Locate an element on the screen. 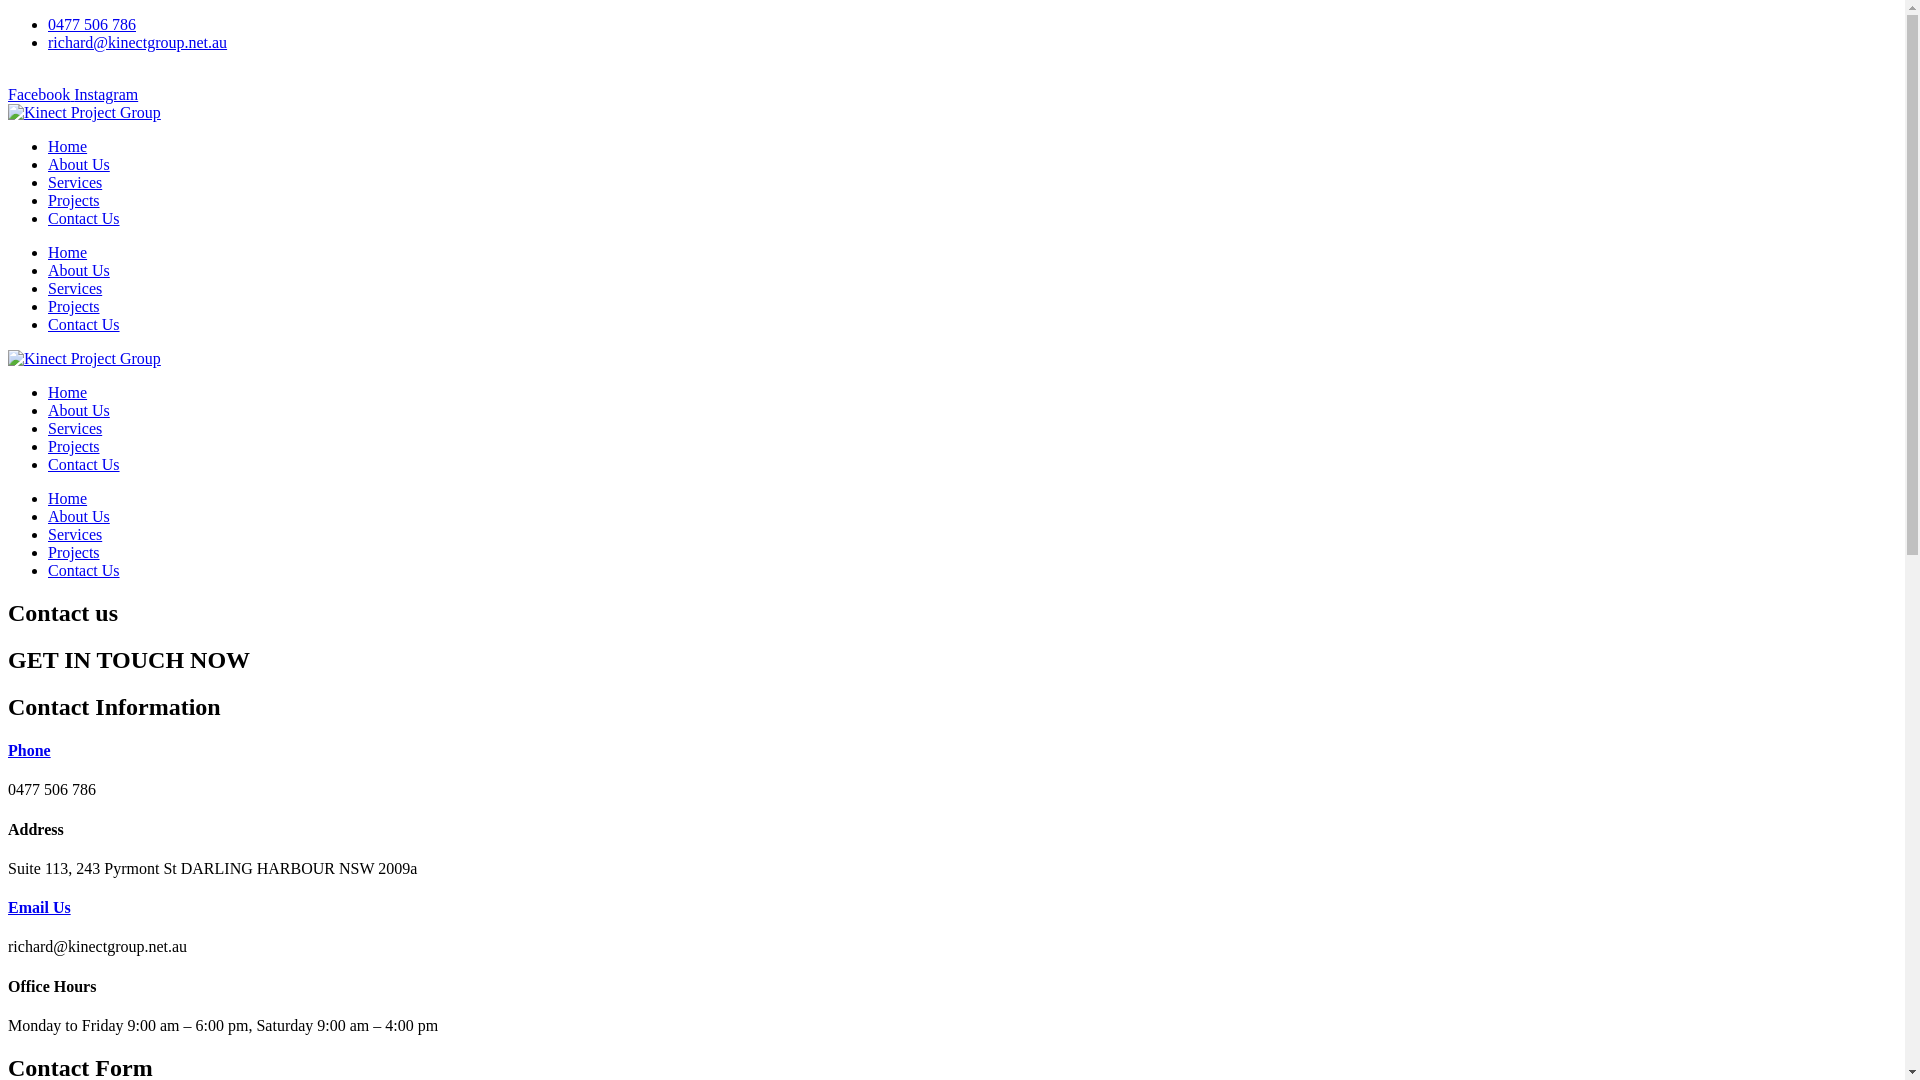 This screenshot has width=1920, height=1080. 'Contact Us' is located at coordinates (82, 464).